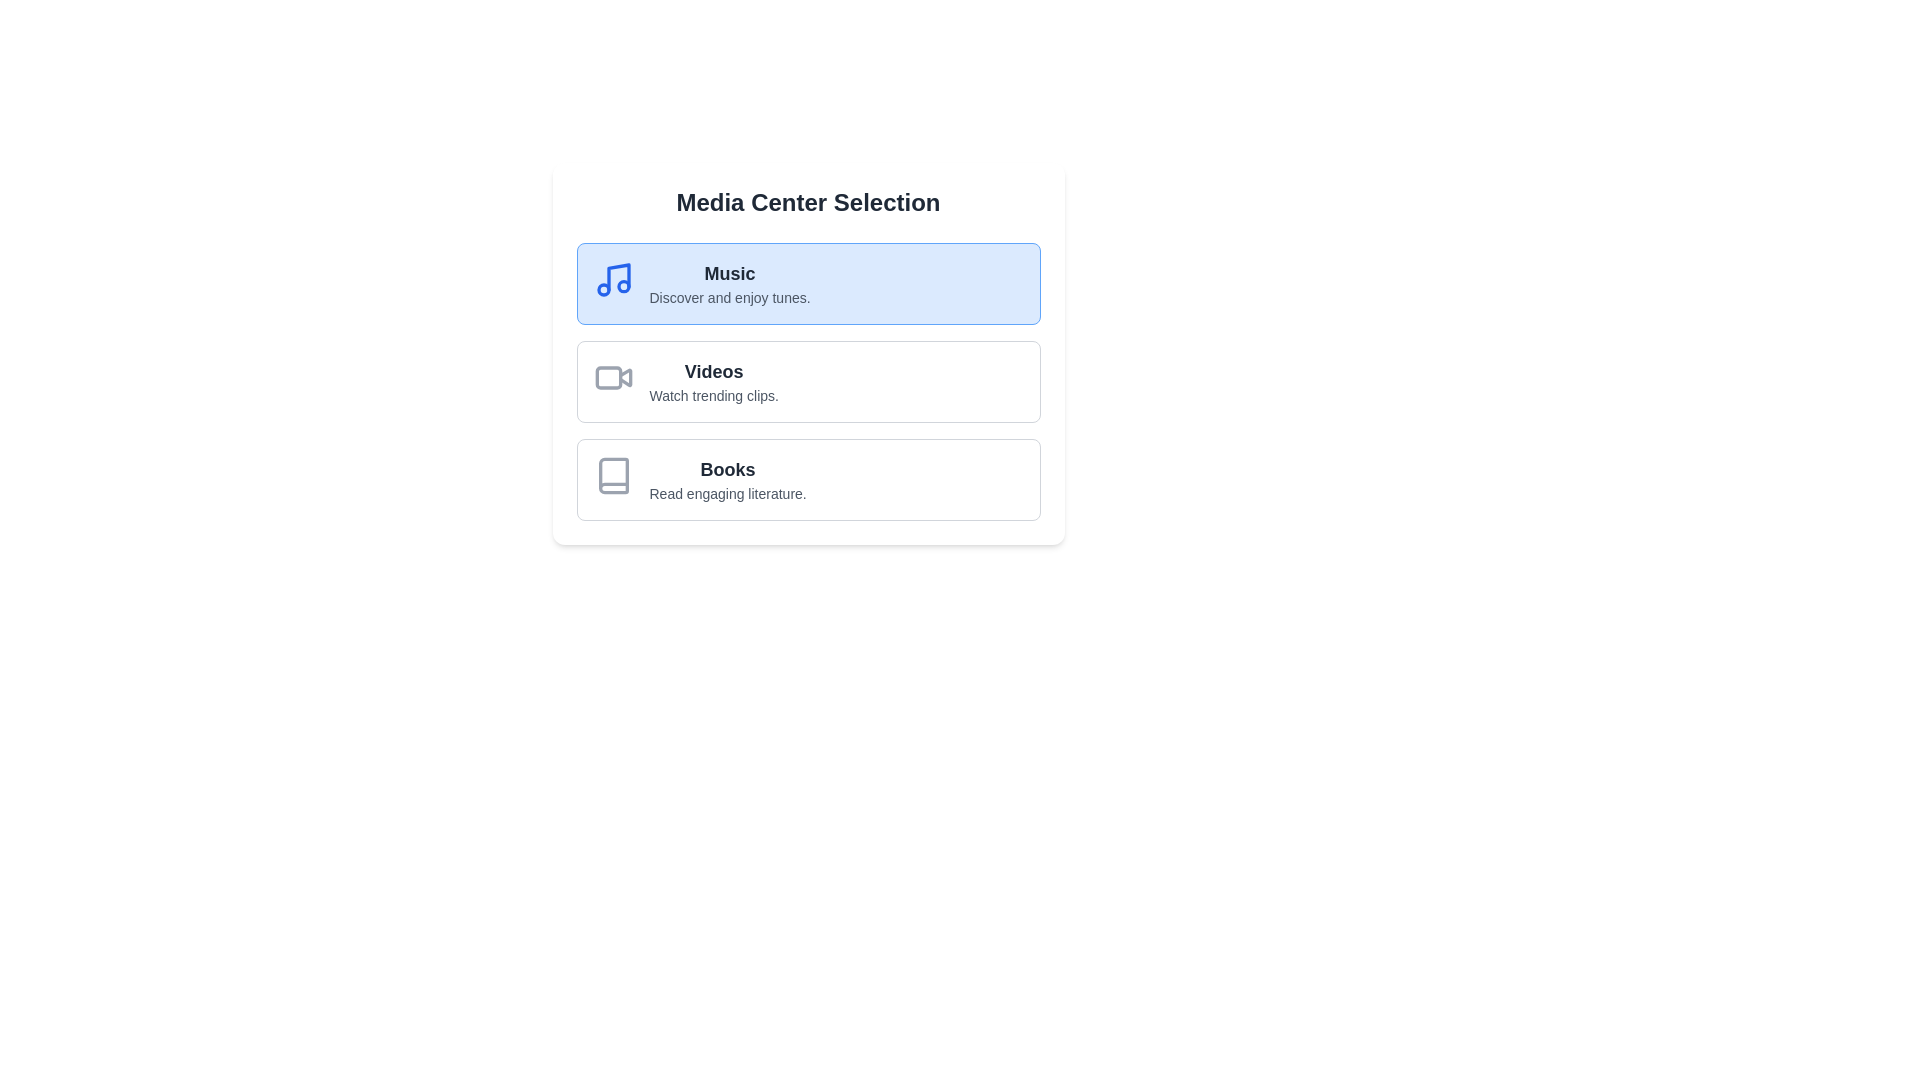  I want to click on the 'Videos' option, so click(808, 381).